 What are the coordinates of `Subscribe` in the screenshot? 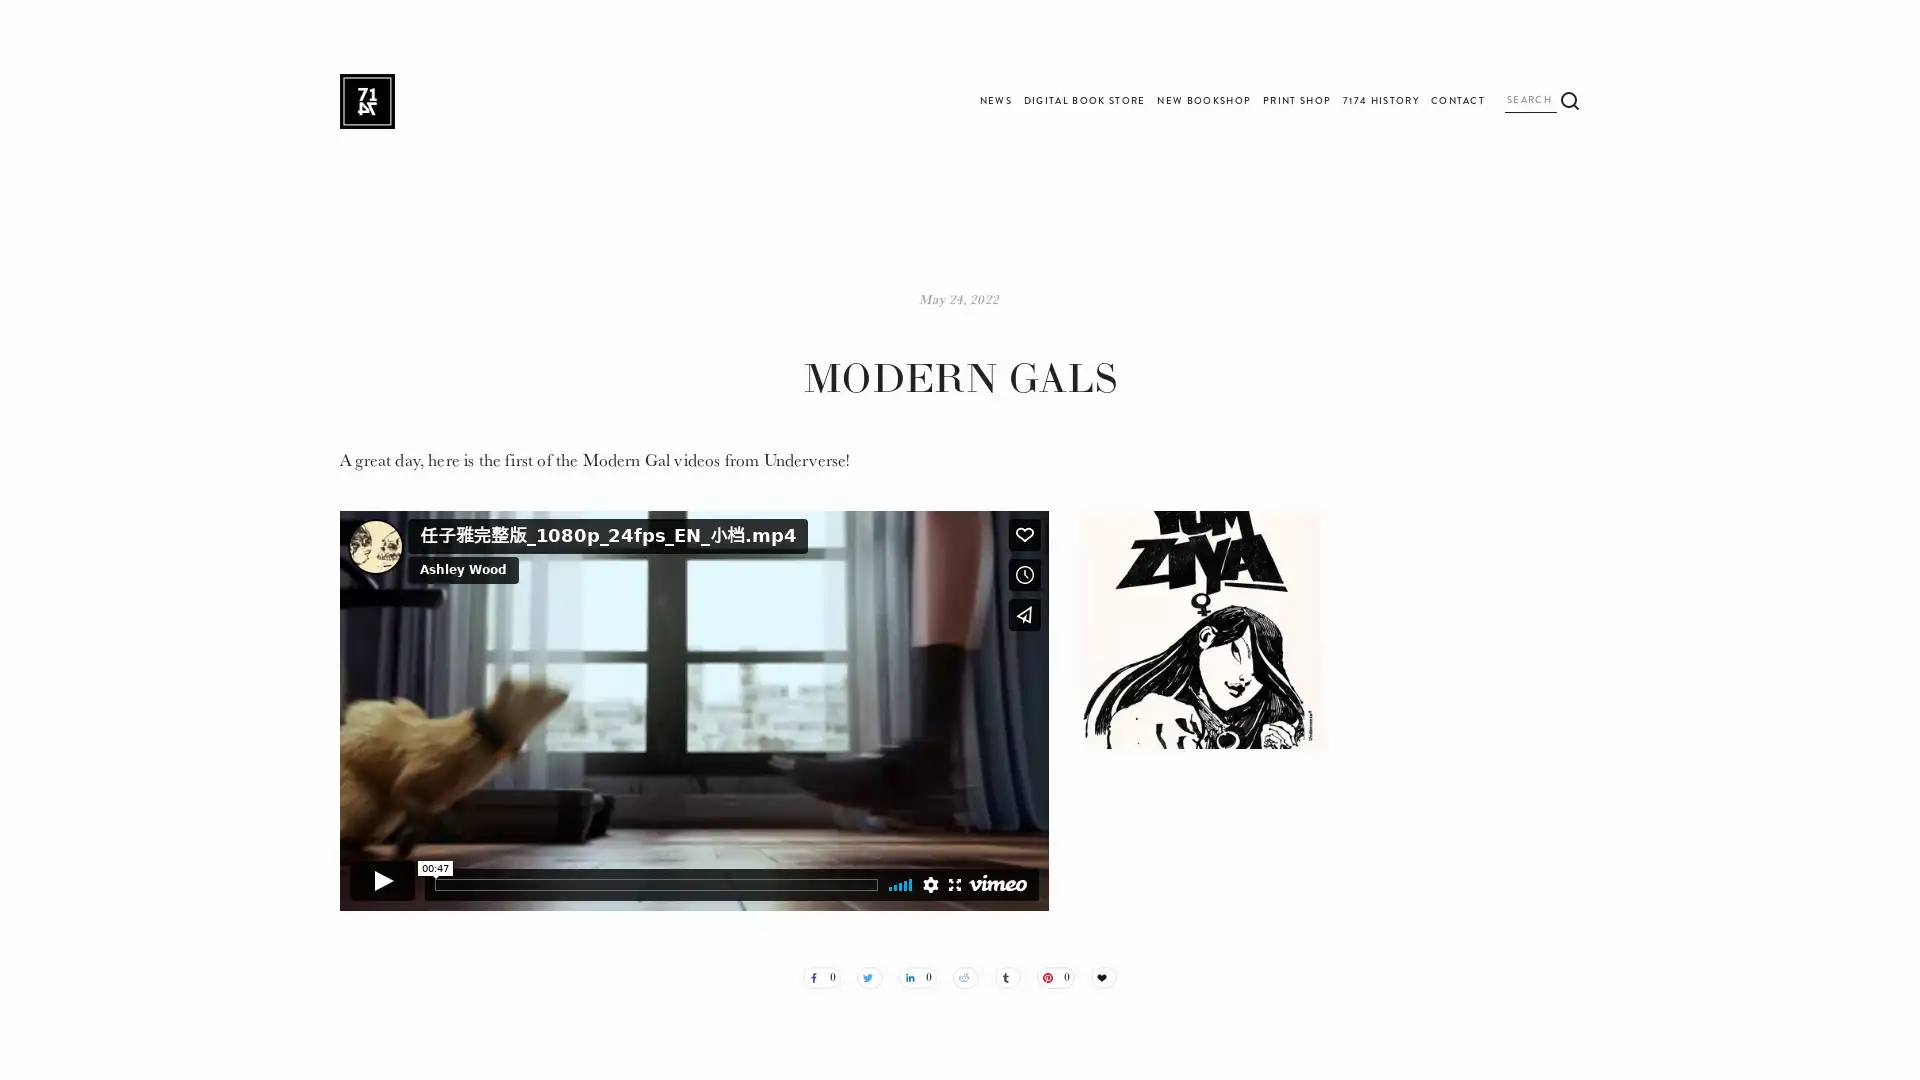 It's located at (1129, 586).